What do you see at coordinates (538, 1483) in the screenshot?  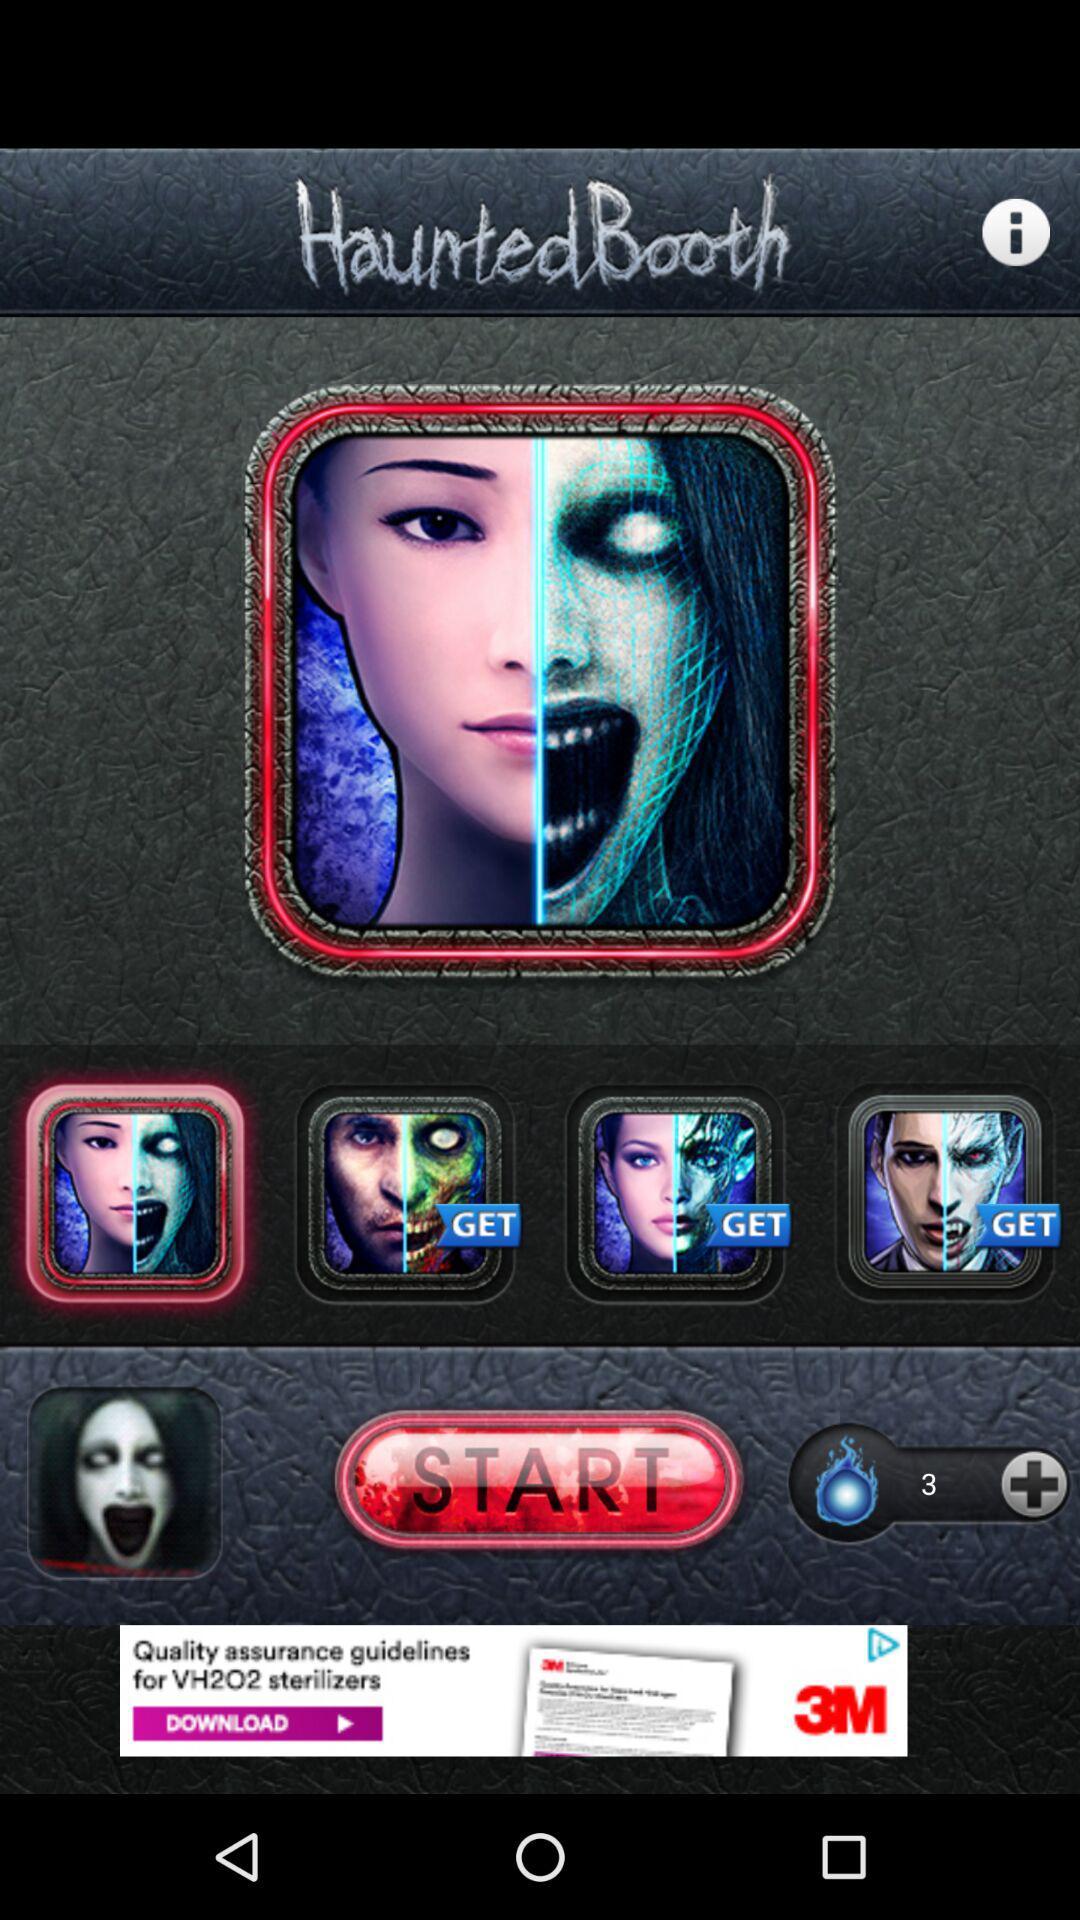 I see `start the zombifier` at bounding box center [538, 1483].